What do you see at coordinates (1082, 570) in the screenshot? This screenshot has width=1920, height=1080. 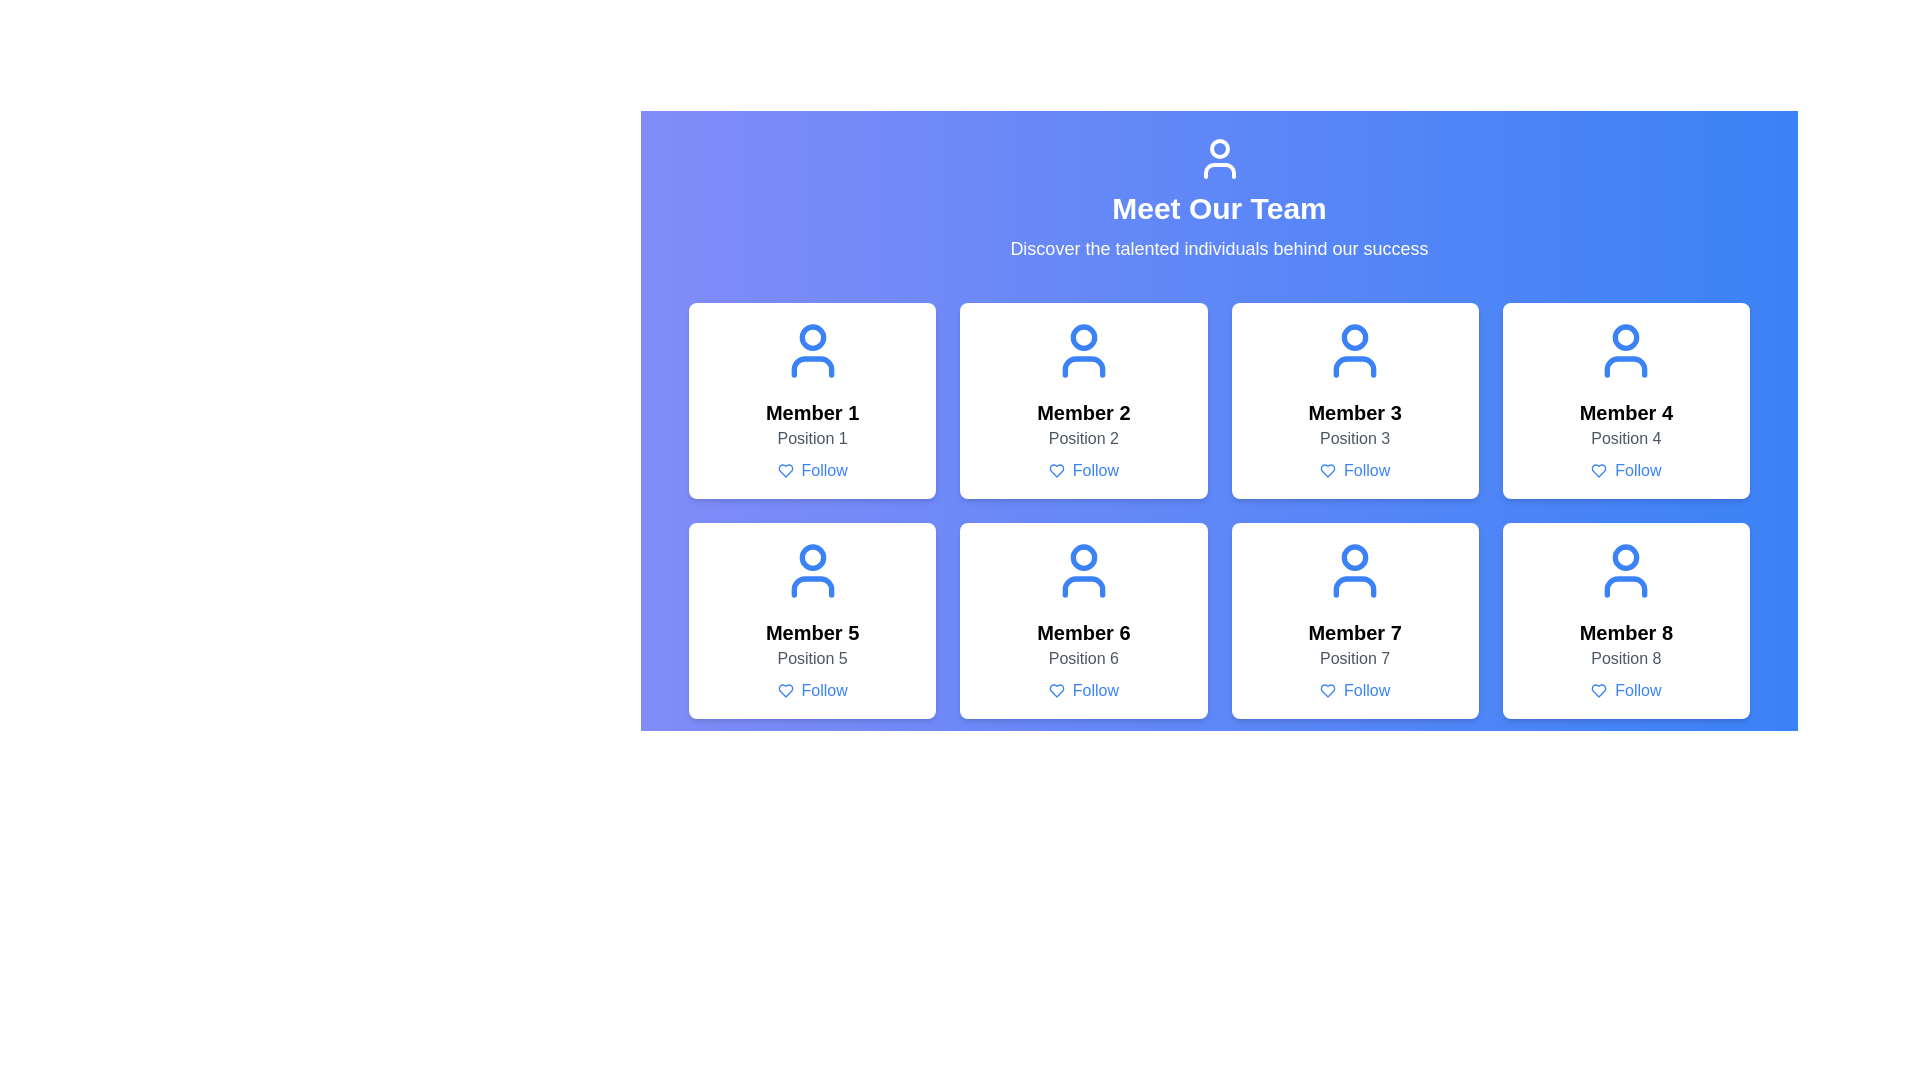 I see `user icon represented as an outline of a human figure in blue, located at the top-center of the 'Member 6' card` at bounding box center [1082, 570].